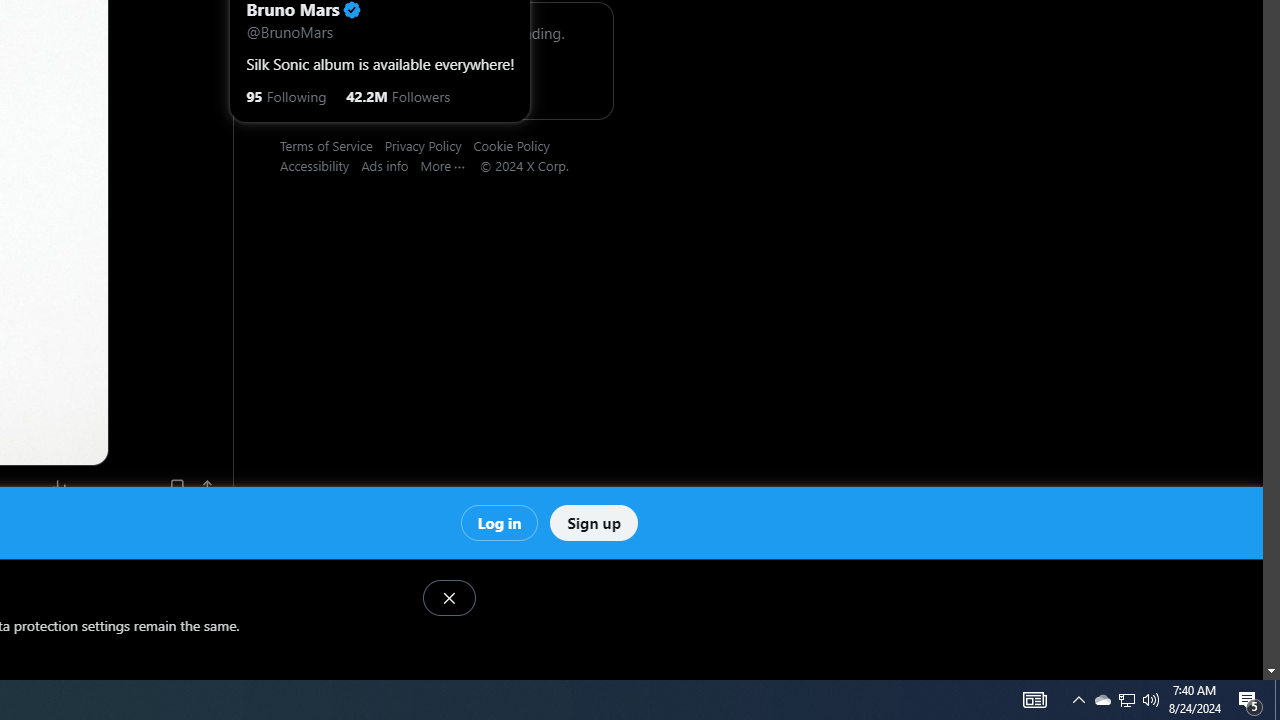  Describe the element at coordinates (391, 164) in the screenshot. I see `'Ads info'` at that location.